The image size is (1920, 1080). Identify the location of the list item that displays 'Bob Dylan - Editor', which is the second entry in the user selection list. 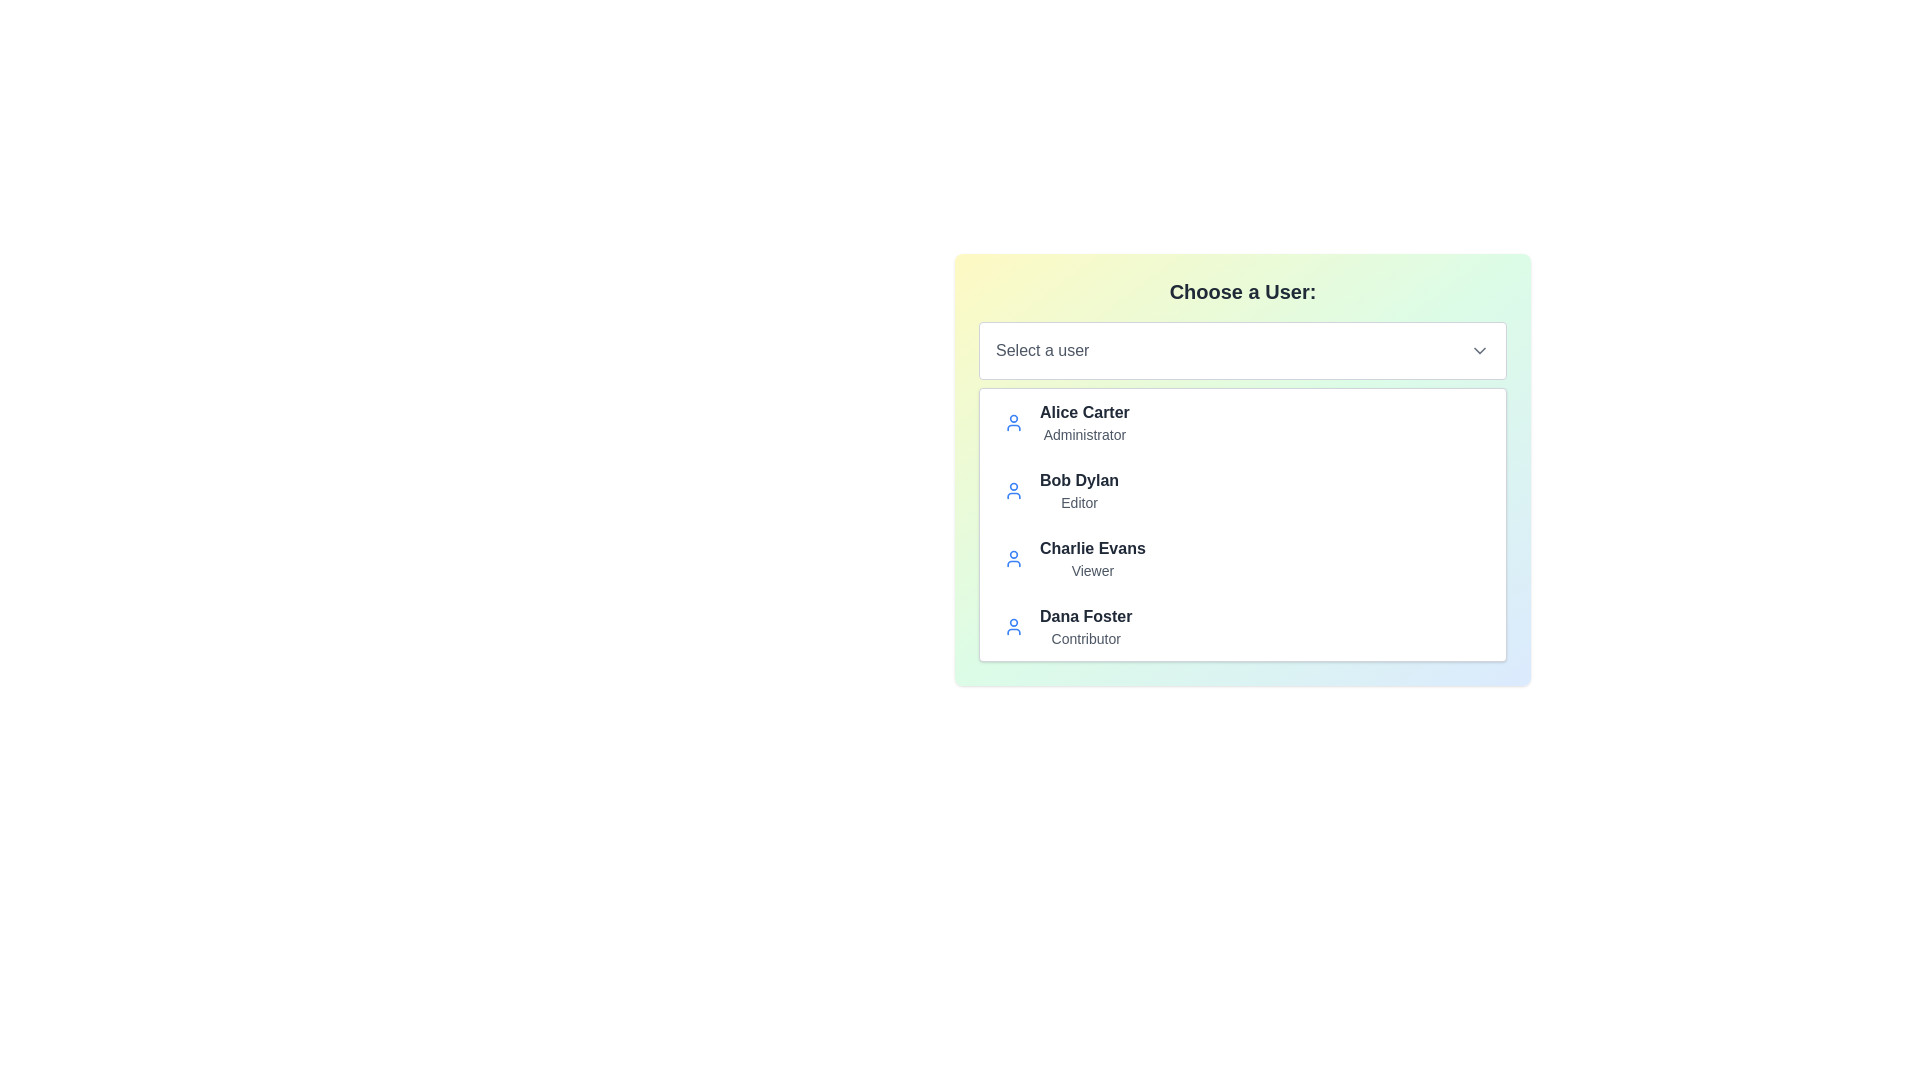
(1242, 470).